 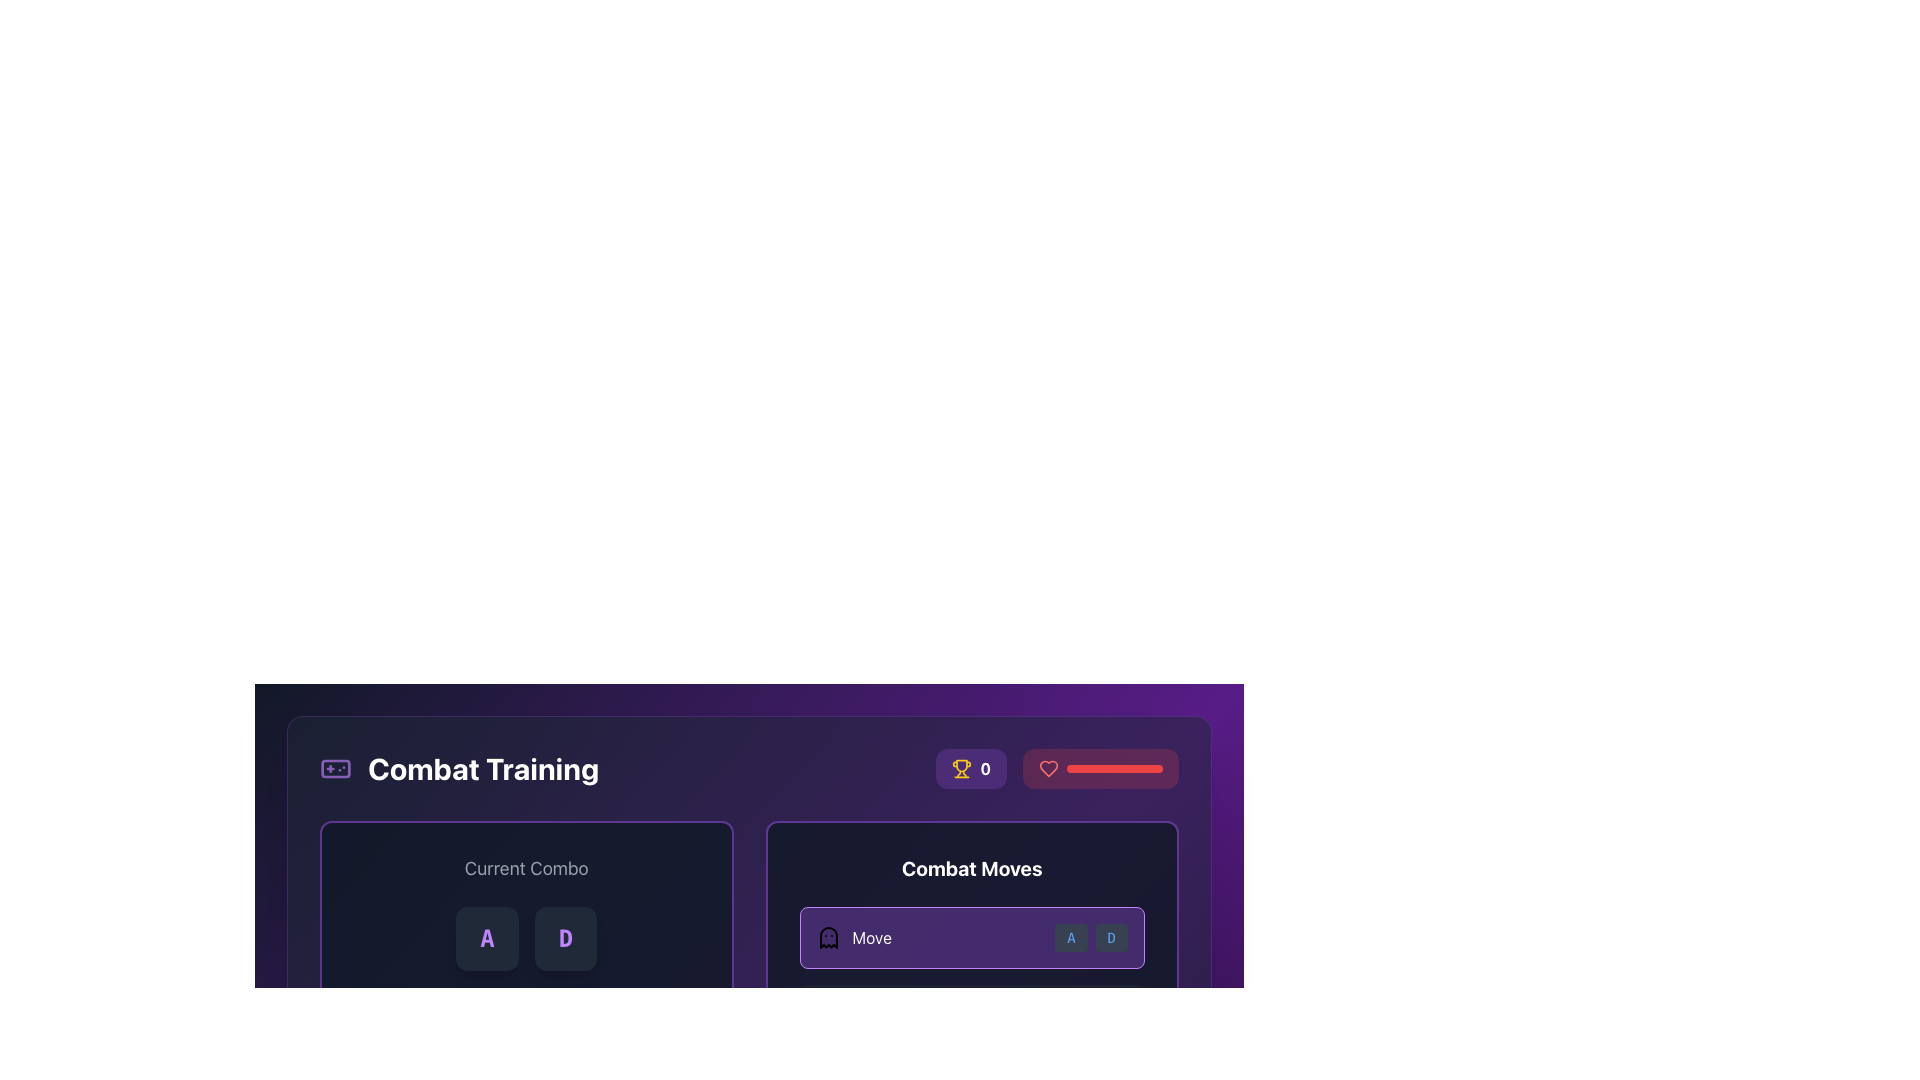 What do you see at coordinates (565, 938) in the screenshot?
I see `the second button labeled 'D' in bold purple font, located towards the bottom-center of the interface under the label 'Current Combo'` at bounding box center [565, 938].